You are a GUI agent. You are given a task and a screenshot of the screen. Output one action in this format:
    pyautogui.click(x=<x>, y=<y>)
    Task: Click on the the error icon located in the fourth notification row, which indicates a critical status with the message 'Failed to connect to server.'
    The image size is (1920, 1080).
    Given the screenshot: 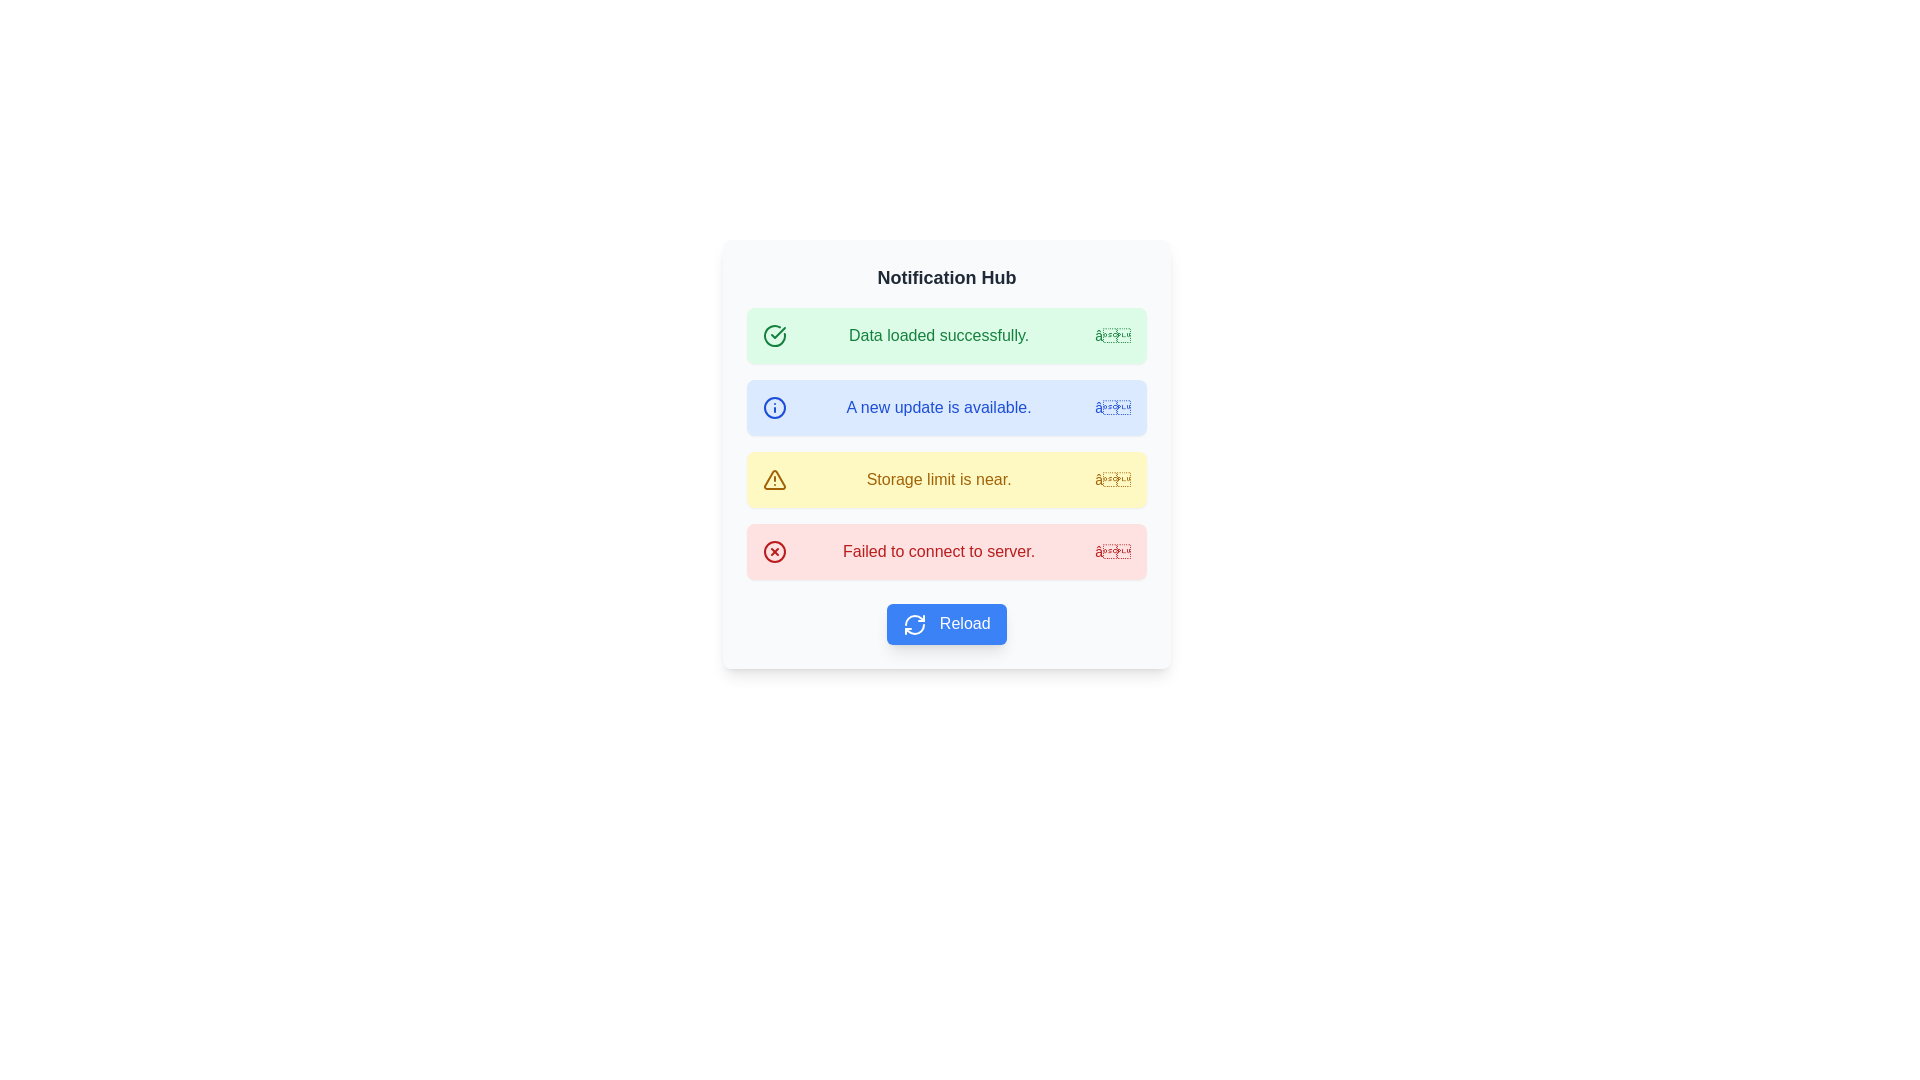 What is the action you would take?
    pyautogui.click(x=773, y=551)
    